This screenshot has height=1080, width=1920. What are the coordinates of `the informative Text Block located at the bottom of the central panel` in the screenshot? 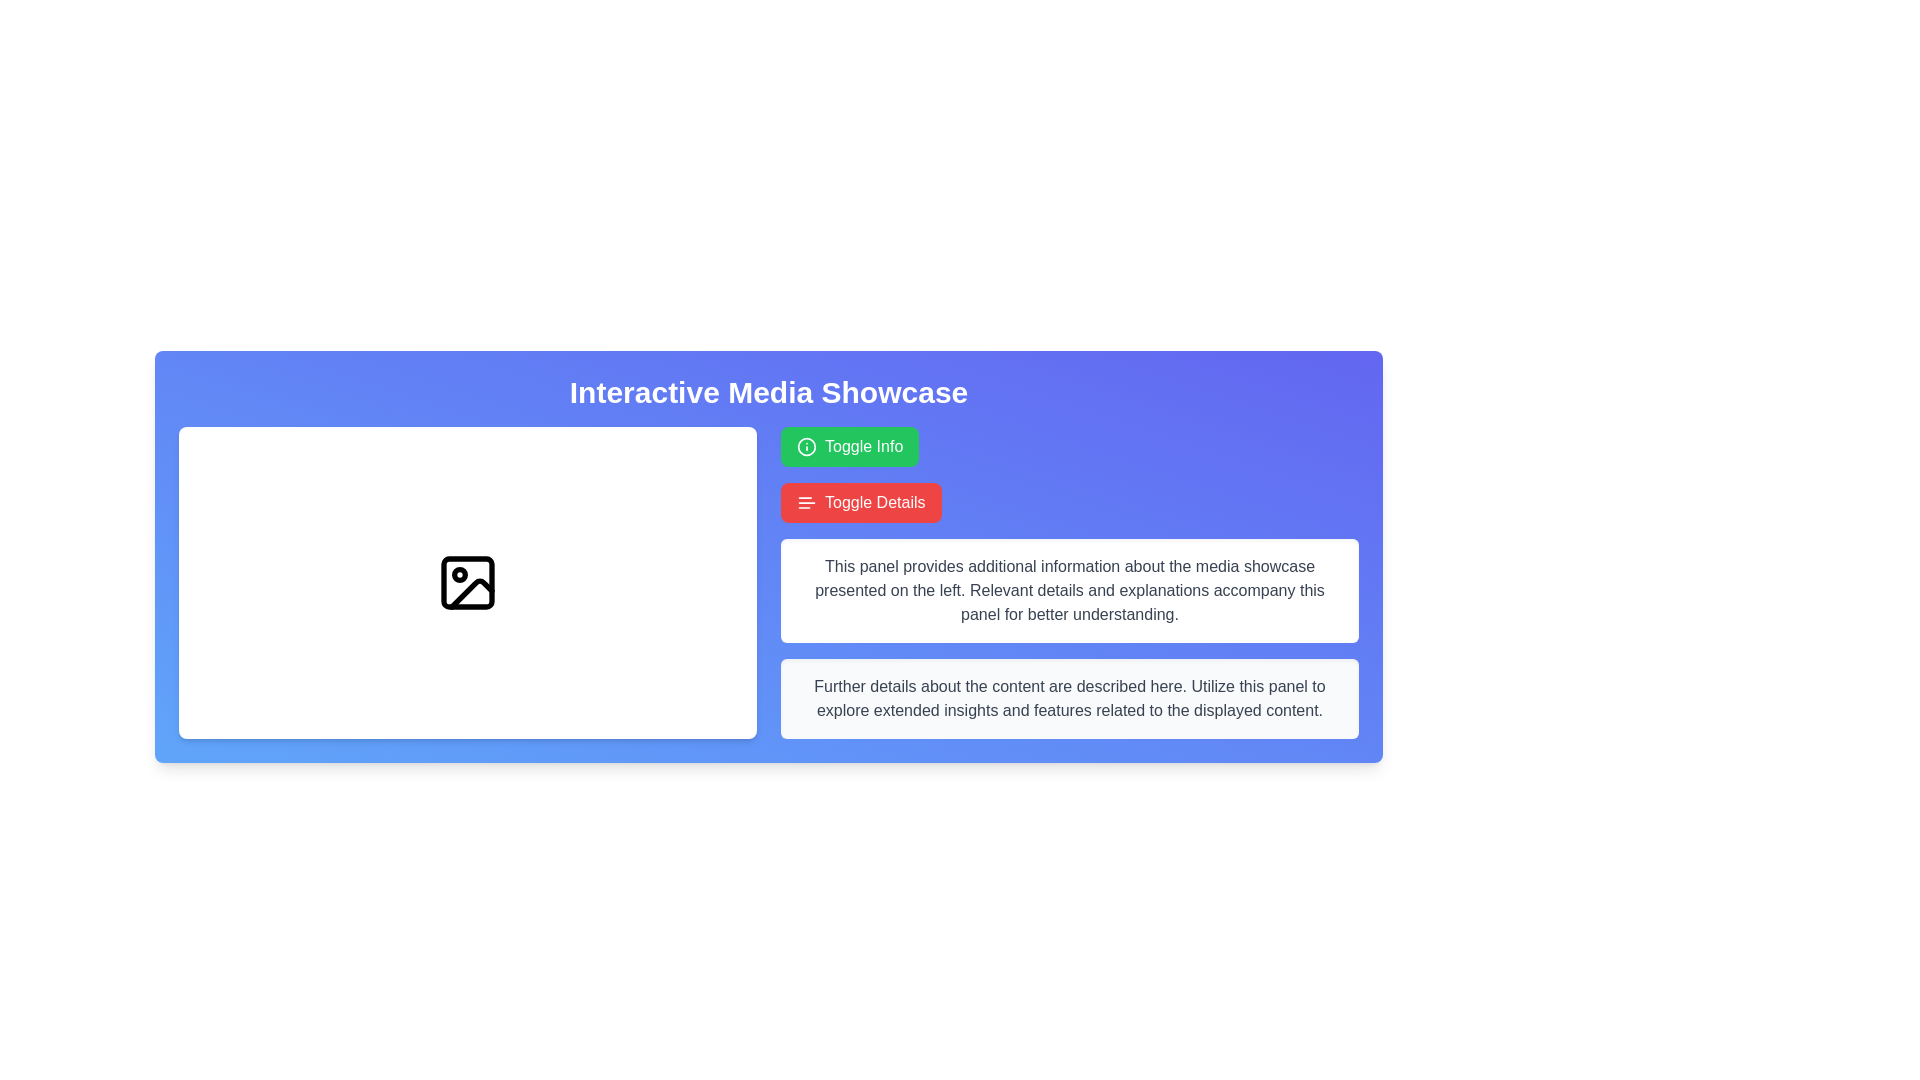 It's located at (1069, 697).